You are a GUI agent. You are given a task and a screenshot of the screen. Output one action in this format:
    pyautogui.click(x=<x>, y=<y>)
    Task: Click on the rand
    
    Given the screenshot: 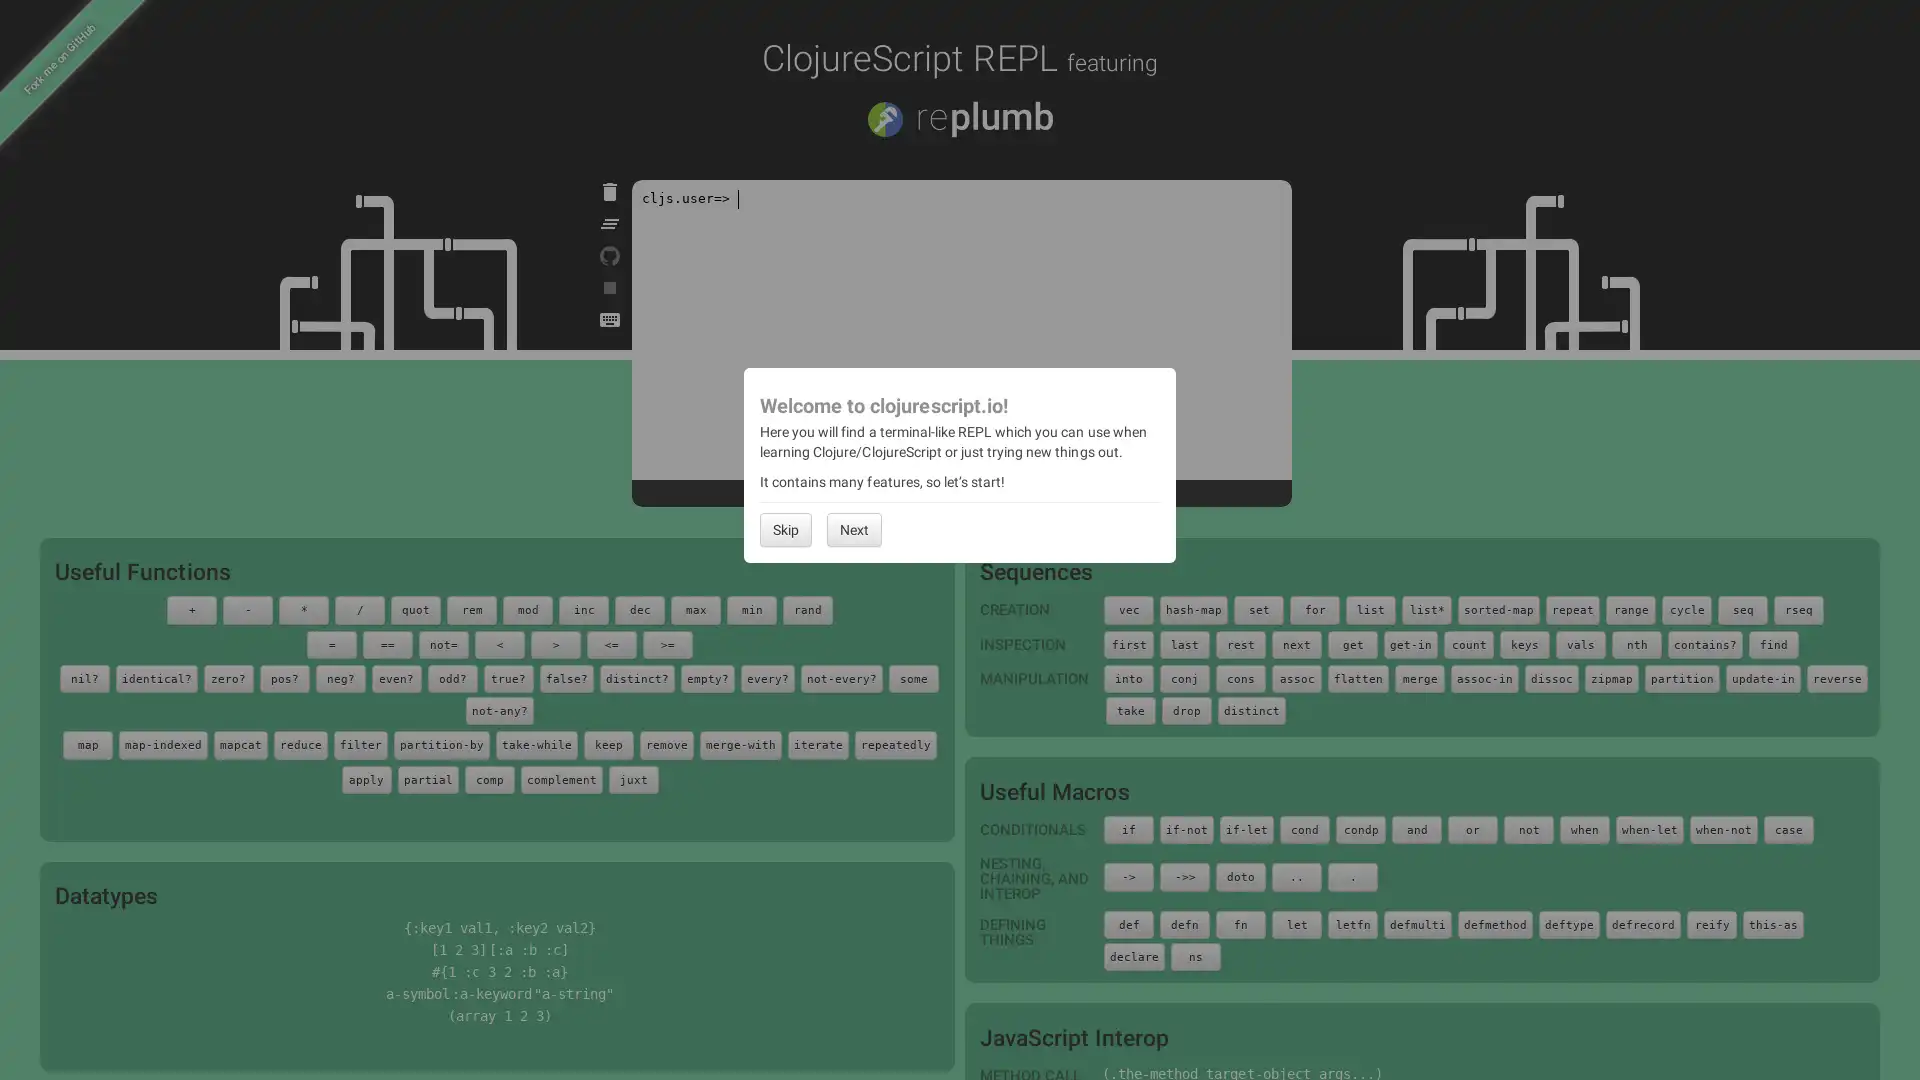 What is the action you would take?
    pyautogui.click(x=807, y=608)
    